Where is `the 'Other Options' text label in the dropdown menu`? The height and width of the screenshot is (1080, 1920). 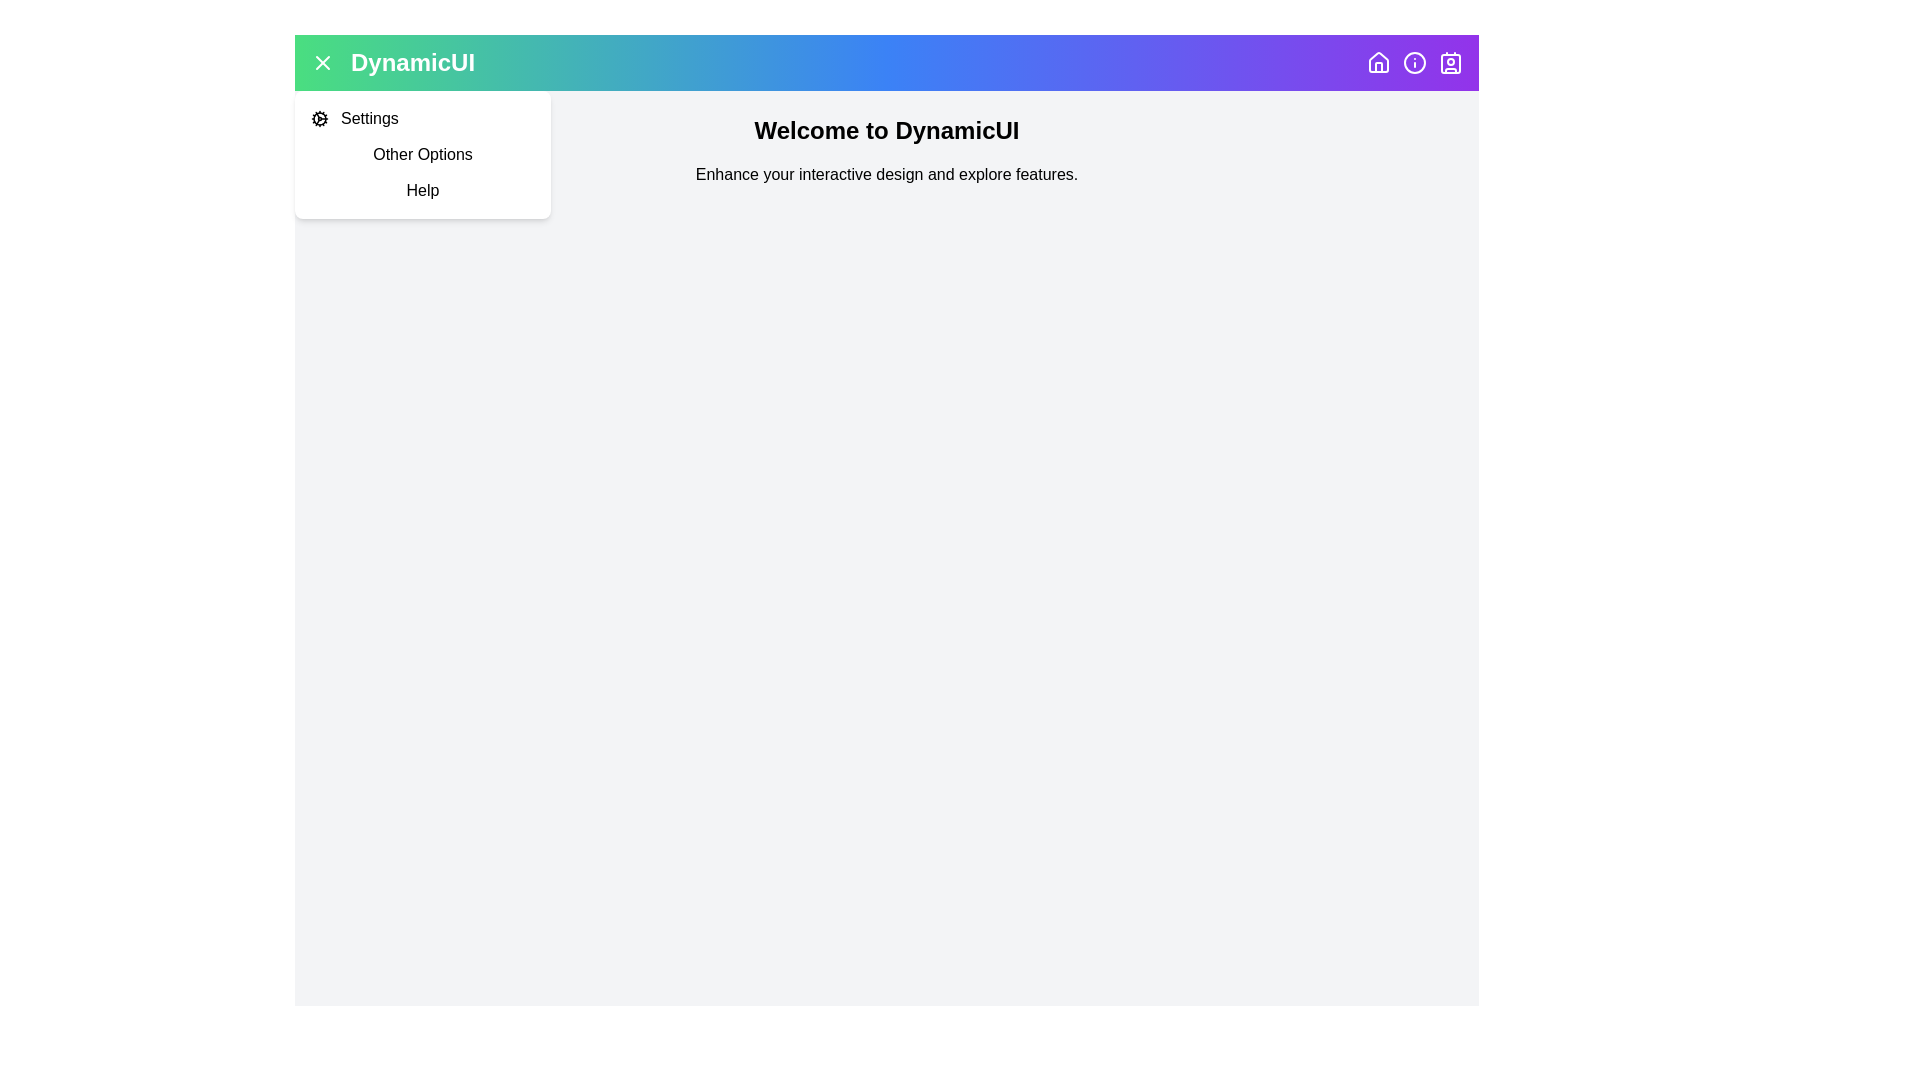 the 'Other Options' text label in the dropdown menu is located at coordinates (421, 153).